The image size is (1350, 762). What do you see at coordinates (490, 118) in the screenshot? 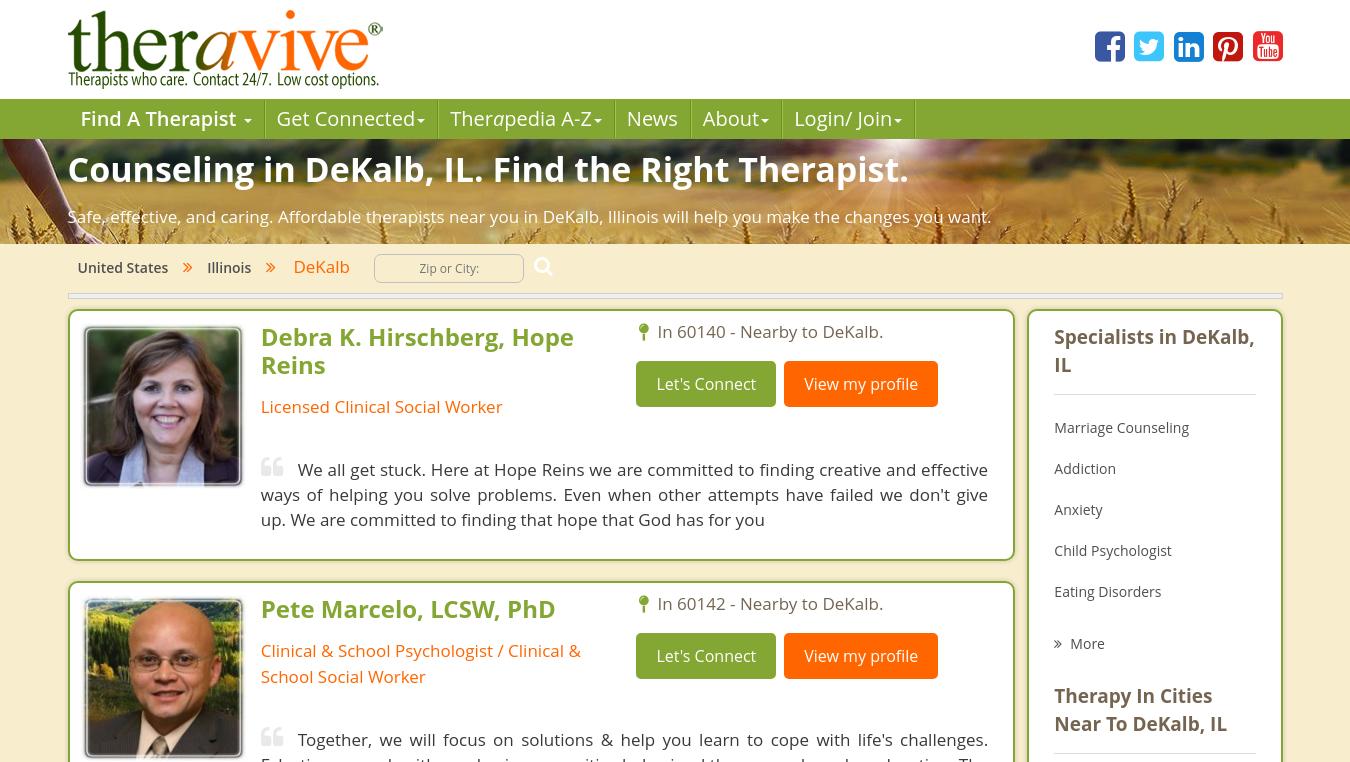
I see `'a'` at bounding box center [490, 118].